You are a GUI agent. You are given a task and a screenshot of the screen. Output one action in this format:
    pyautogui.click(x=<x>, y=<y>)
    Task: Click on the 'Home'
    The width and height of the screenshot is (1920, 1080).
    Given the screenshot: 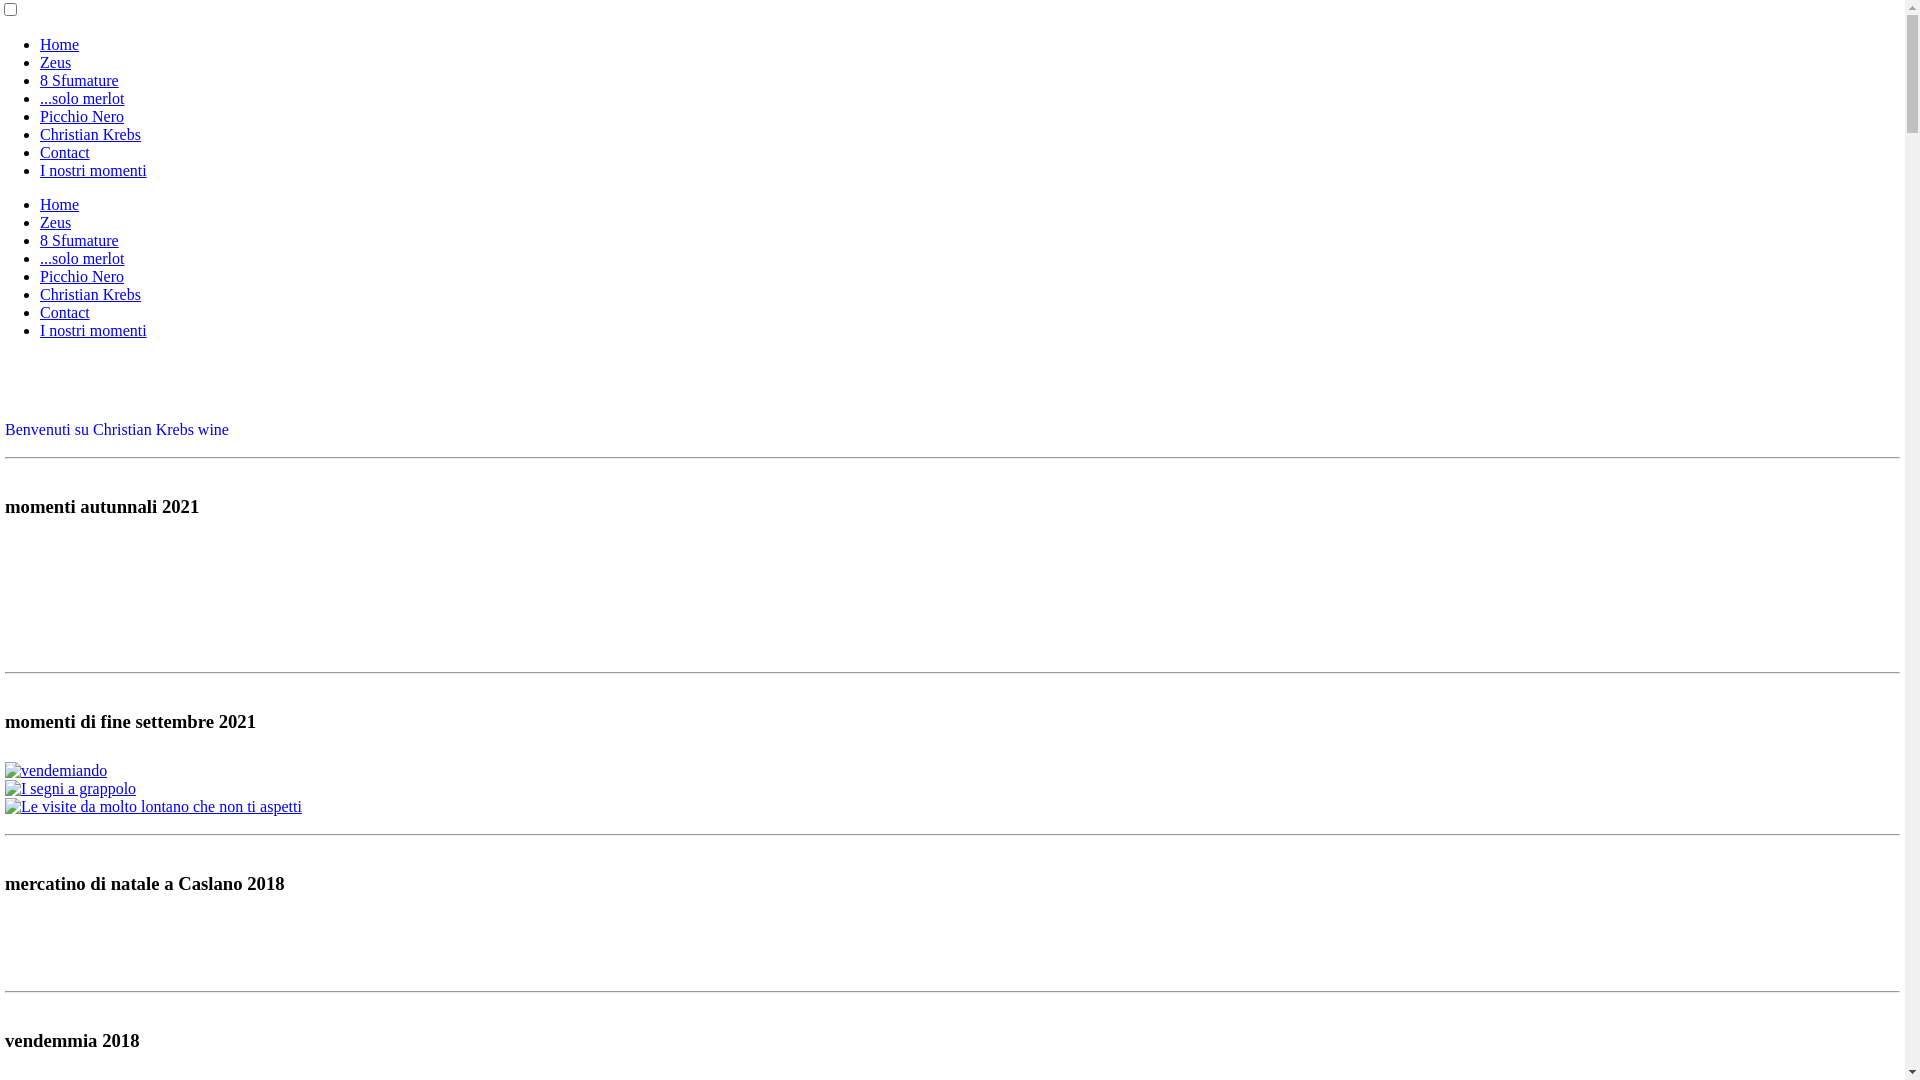 What is the action you would take?
    pyautogui.click(x=39, y=44)
    